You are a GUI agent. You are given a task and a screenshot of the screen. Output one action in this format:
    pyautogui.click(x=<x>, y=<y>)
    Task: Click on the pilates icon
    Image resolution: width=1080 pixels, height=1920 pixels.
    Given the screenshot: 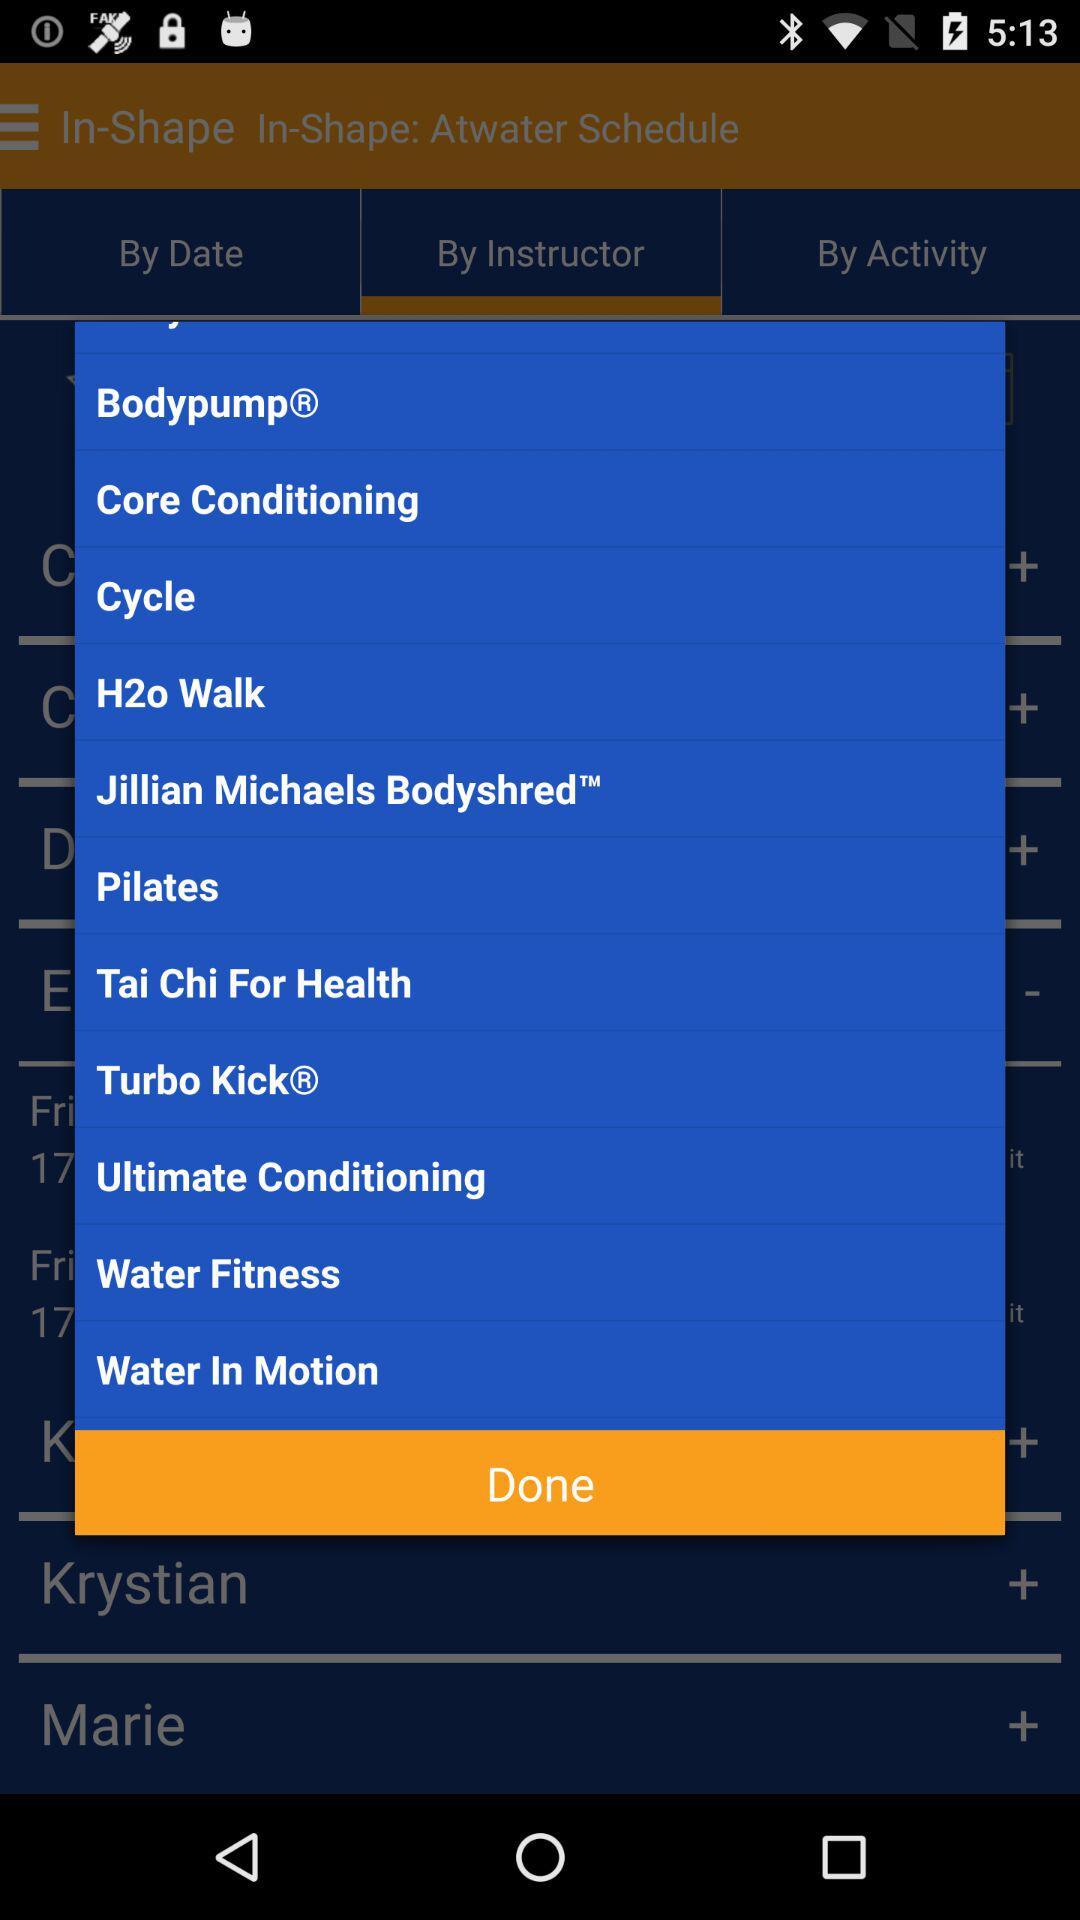 What is the action you would take?
    pyautogui.click(x=540, y=884)
    